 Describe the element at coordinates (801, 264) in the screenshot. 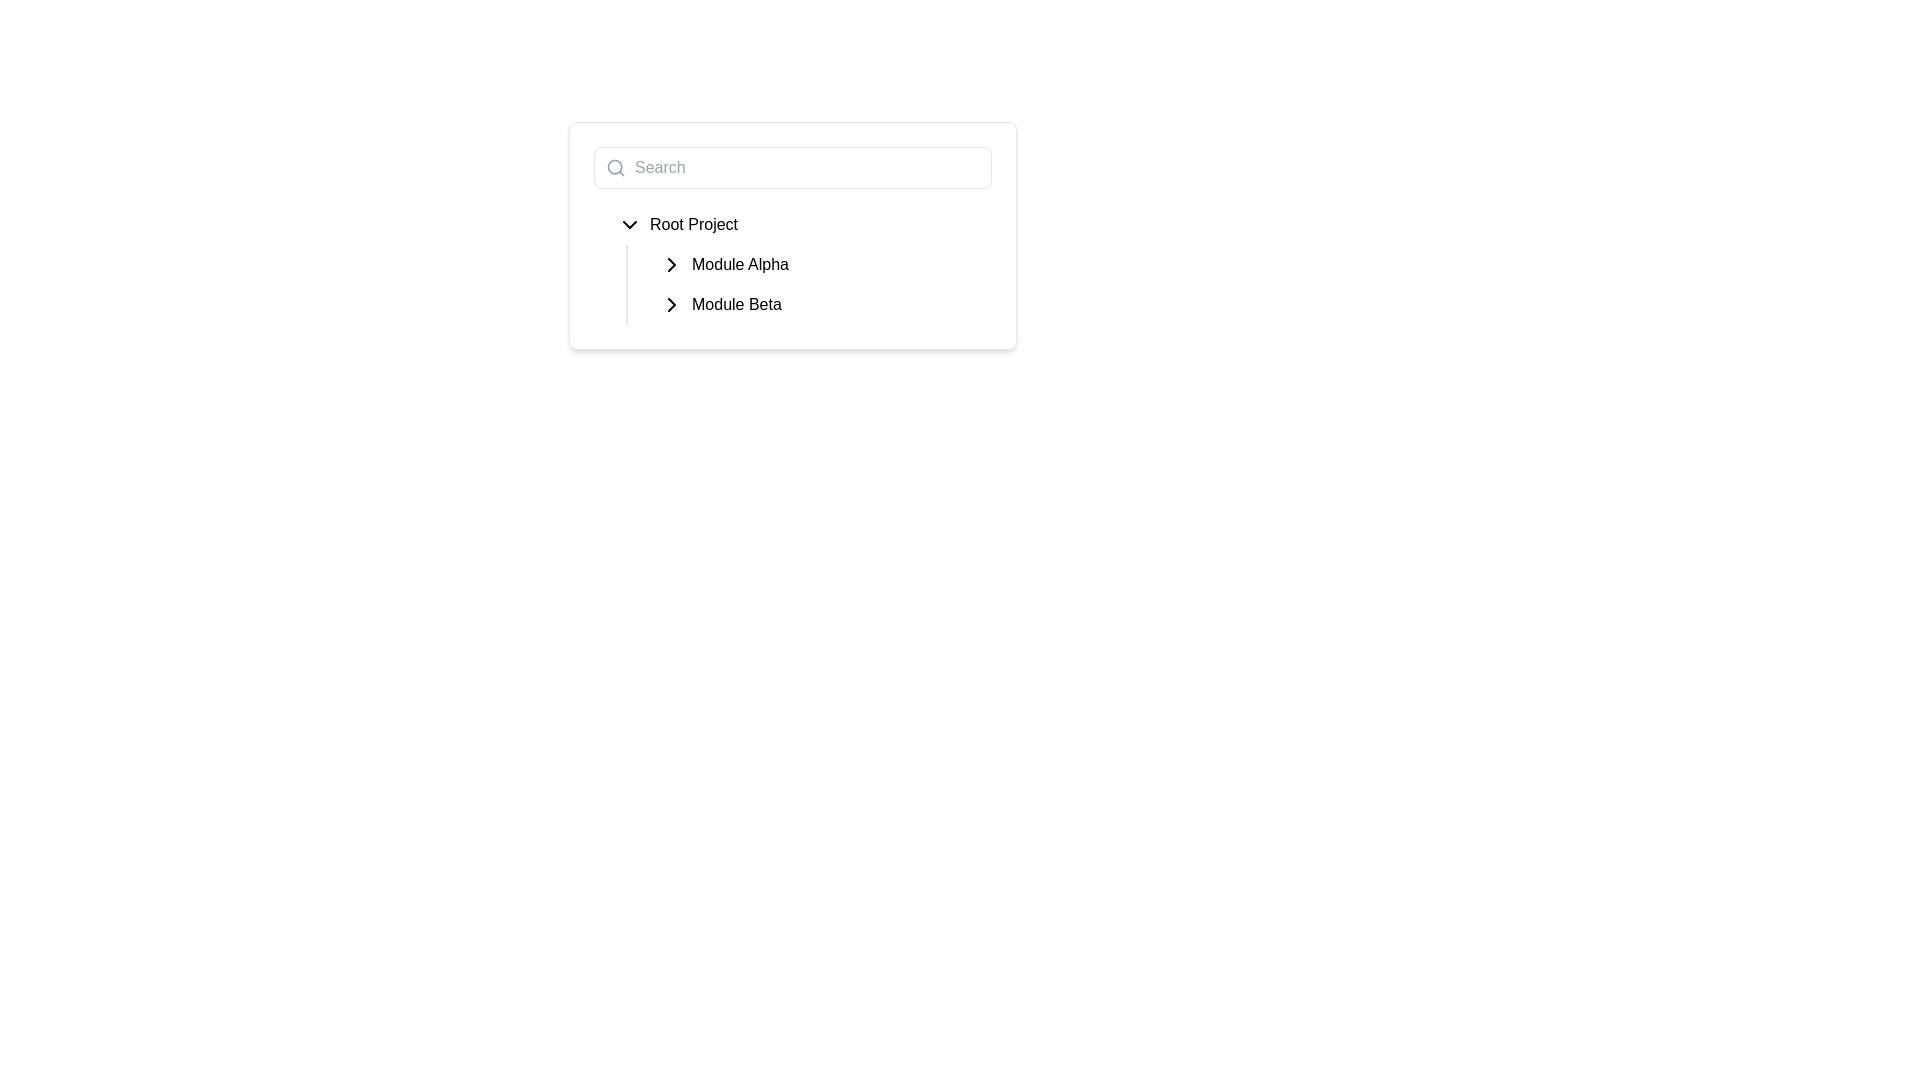

I see `the 'Module Alpha' collapsible list node` at that location.